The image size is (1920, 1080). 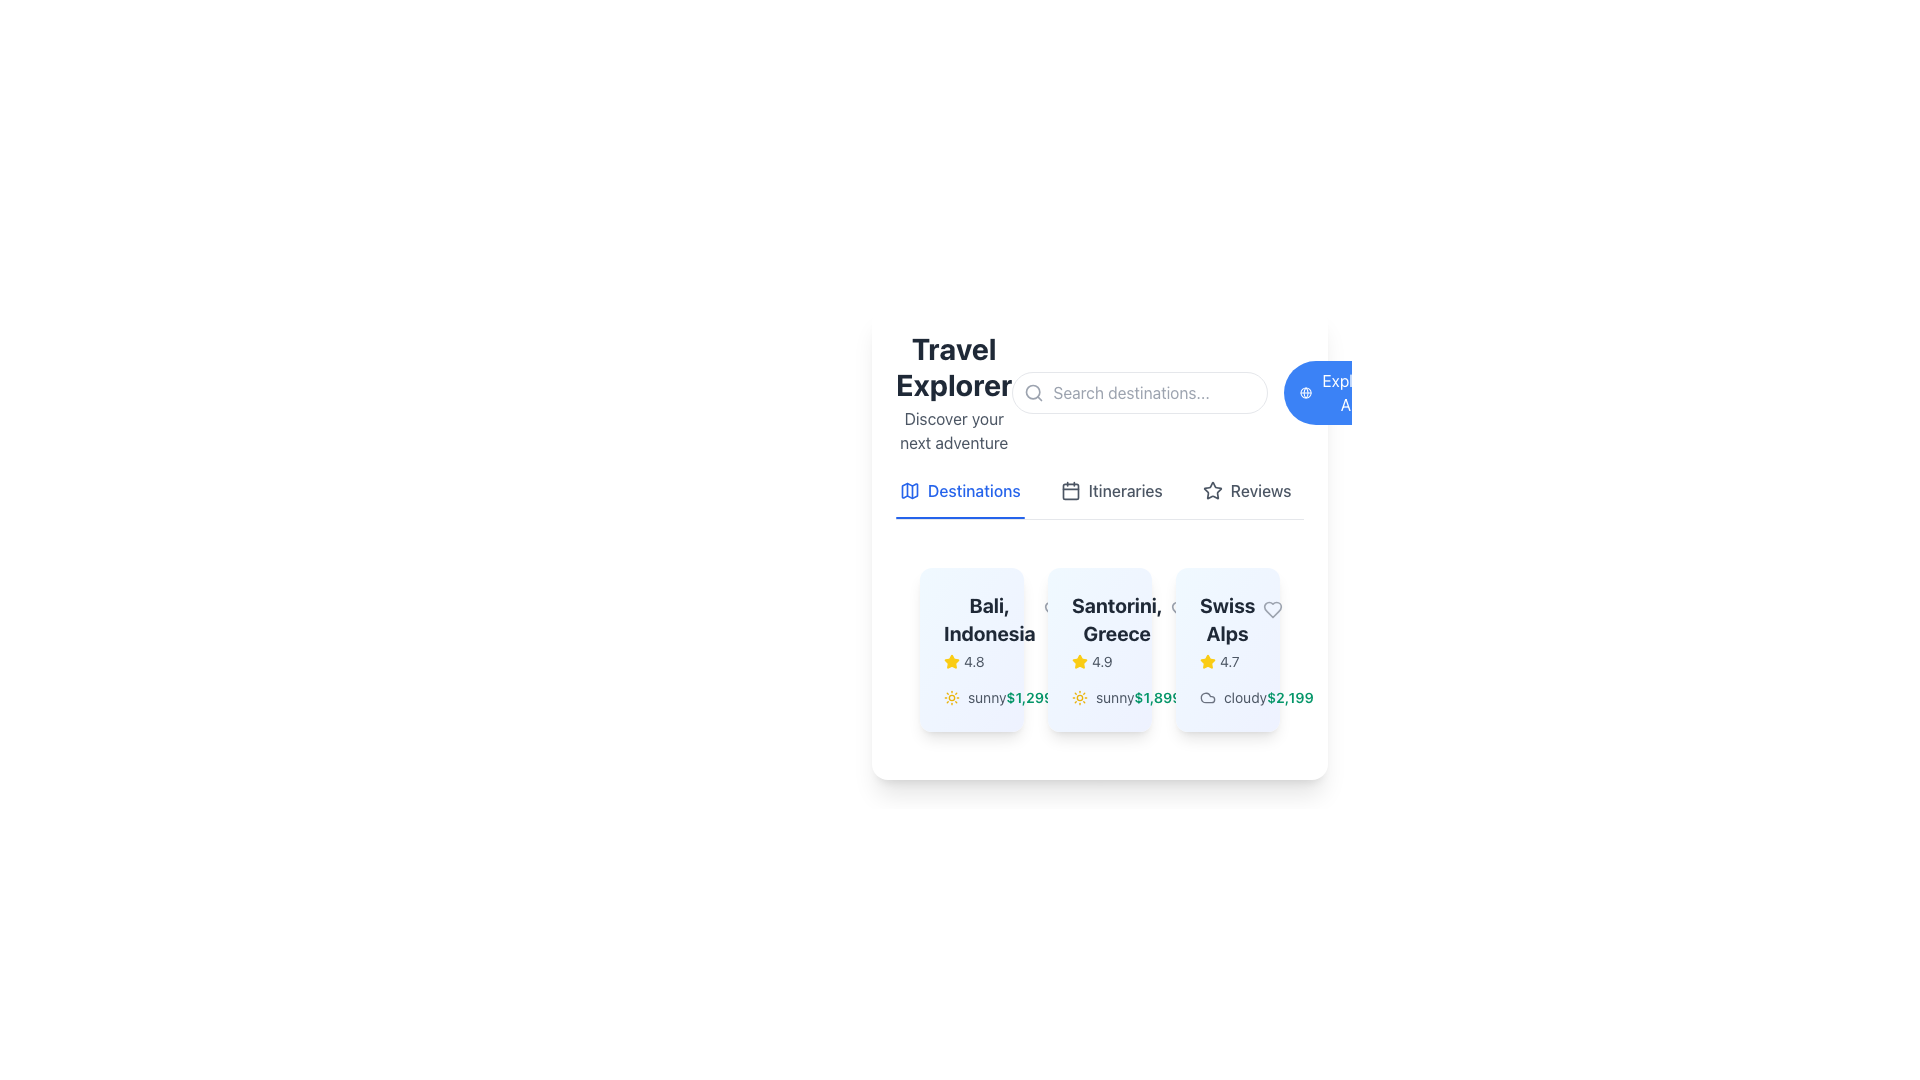 I want to click on the text block displaying 'Bali, Indonesia' with a rating of '4.8' to possibly see more details, so click(x=989, y=632).